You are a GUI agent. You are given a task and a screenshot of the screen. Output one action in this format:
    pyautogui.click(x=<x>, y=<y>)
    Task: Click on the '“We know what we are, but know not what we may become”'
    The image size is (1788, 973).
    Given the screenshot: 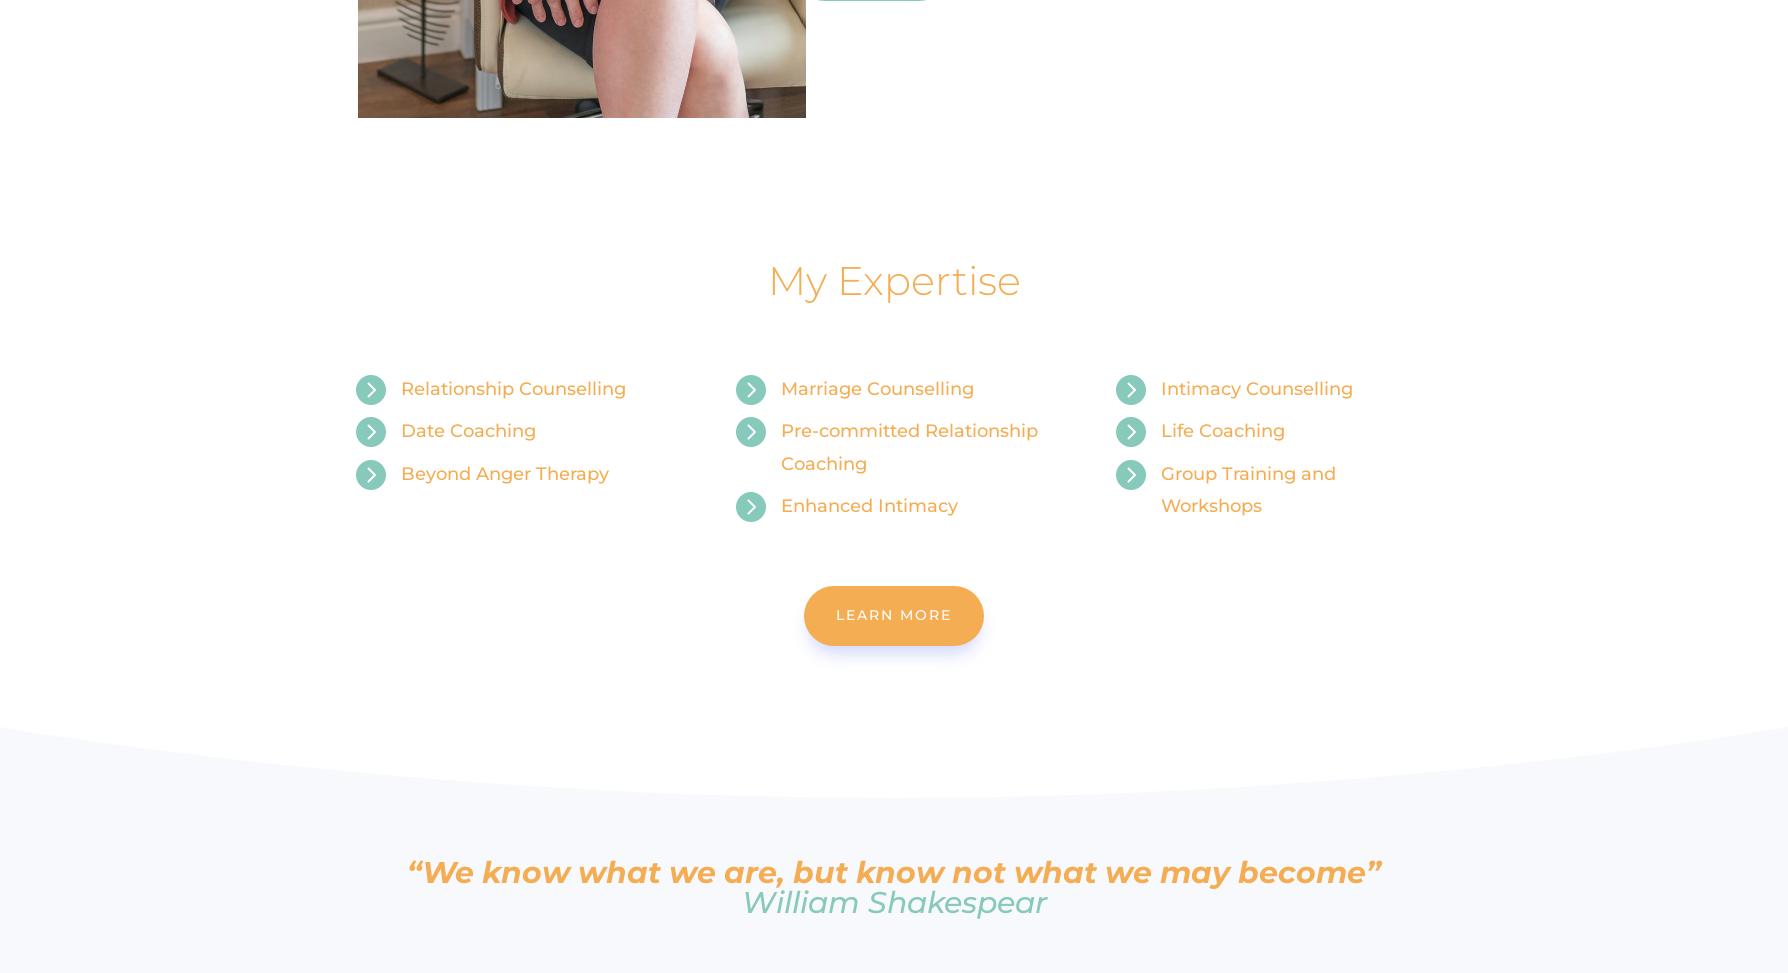 What is the action you would take?
    pyautogui.click(x=894, y=872)
    